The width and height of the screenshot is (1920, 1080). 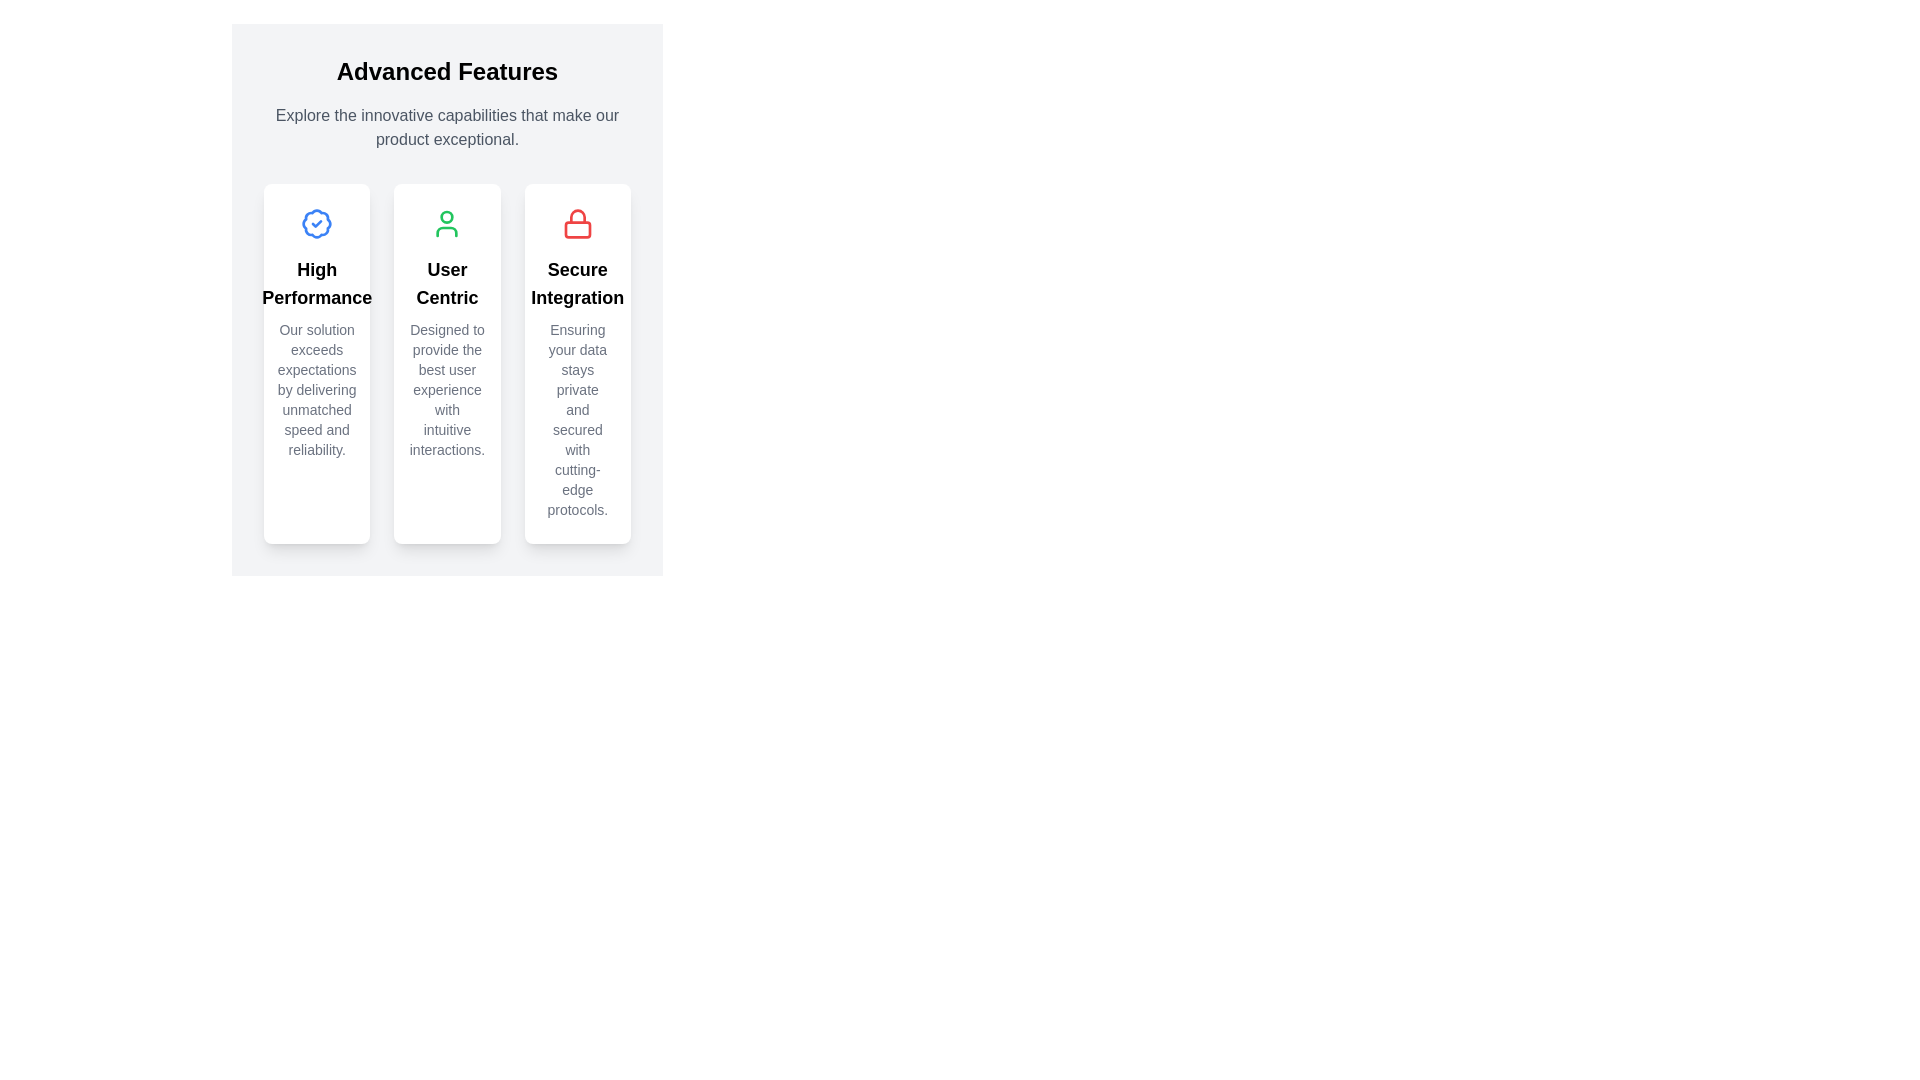 What do you see at coordinates (316, 223) in the screenshot?
I see `the Decorative icon or graphic, which is a circular design with a scalloped outline and blue color, located at the top of the first column above the 'High Performance' section title` at bounding box center [316, 223].